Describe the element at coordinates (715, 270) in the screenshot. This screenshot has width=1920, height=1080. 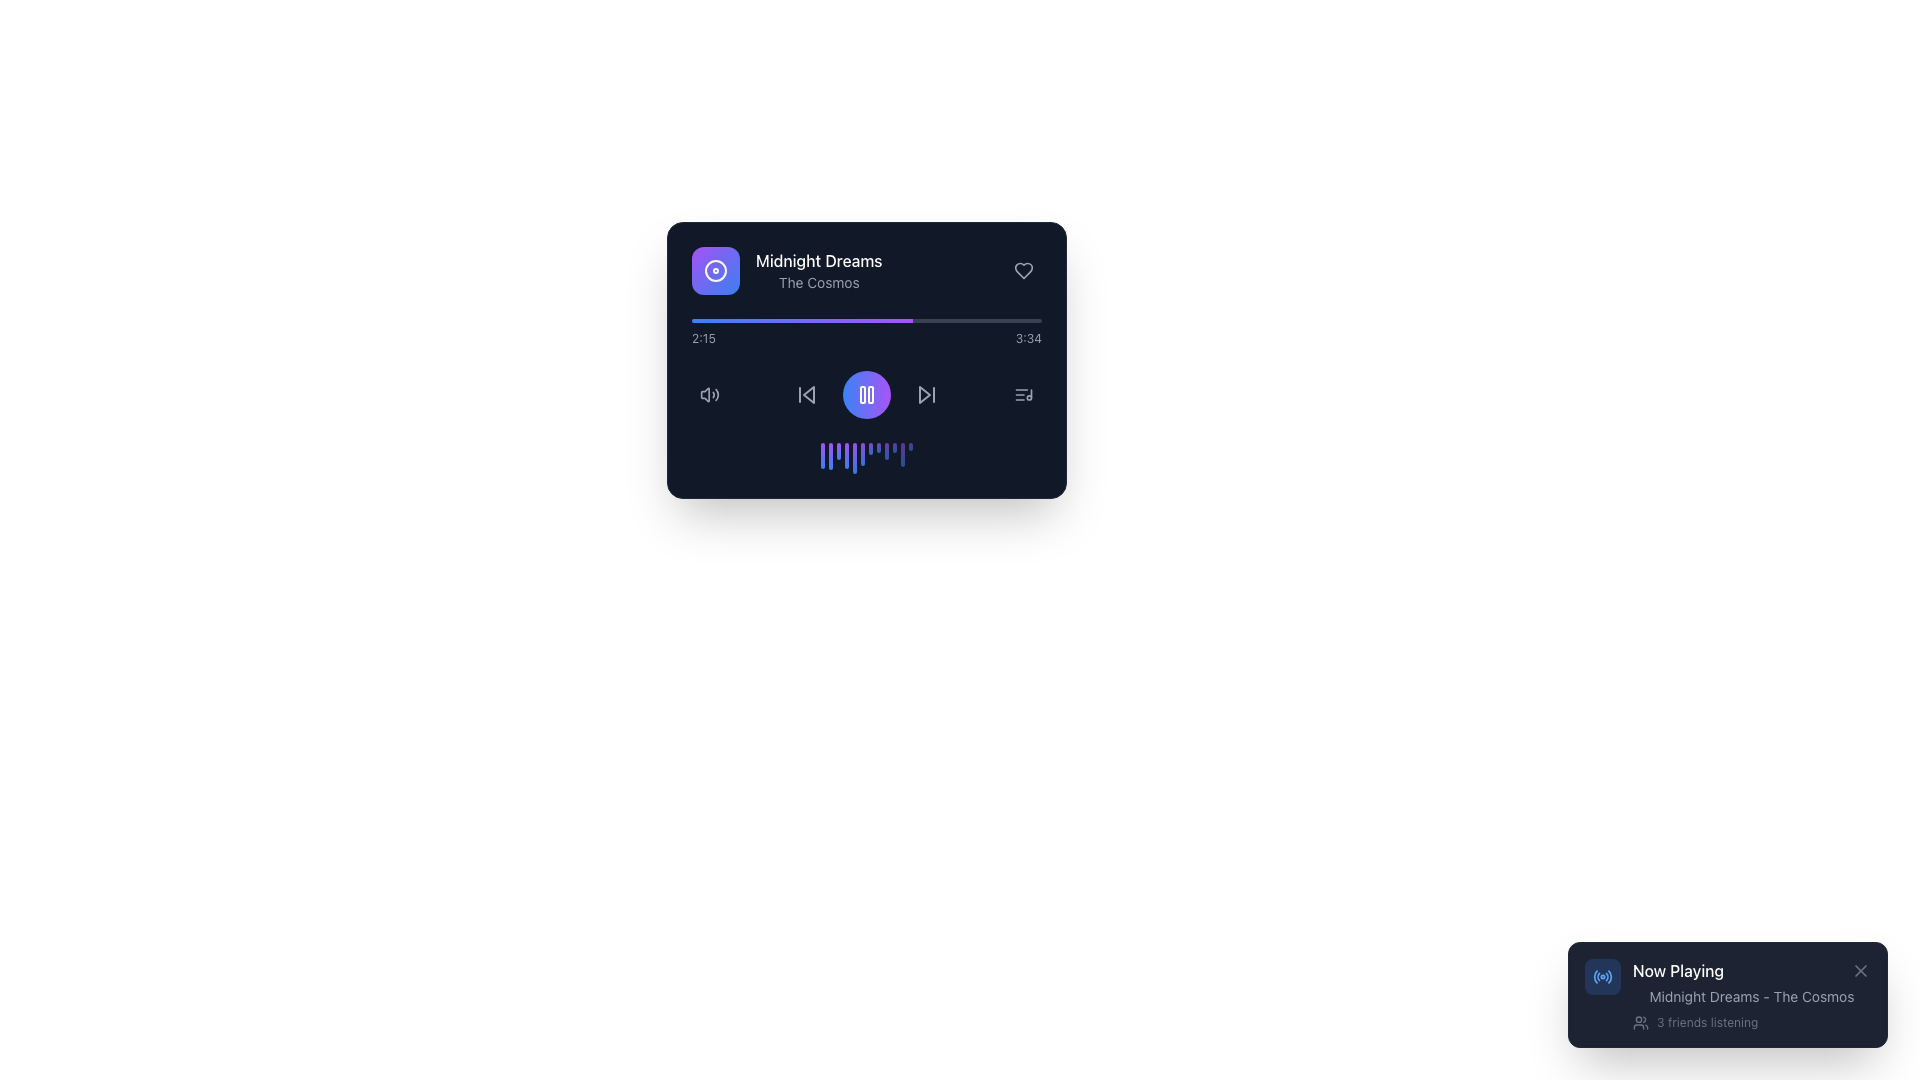
I see `the button indicating the currently active track, positioned in the top-left corner of the music player card, near the text 'Midnight Dreams' and 'The Cosmos'` at that location.